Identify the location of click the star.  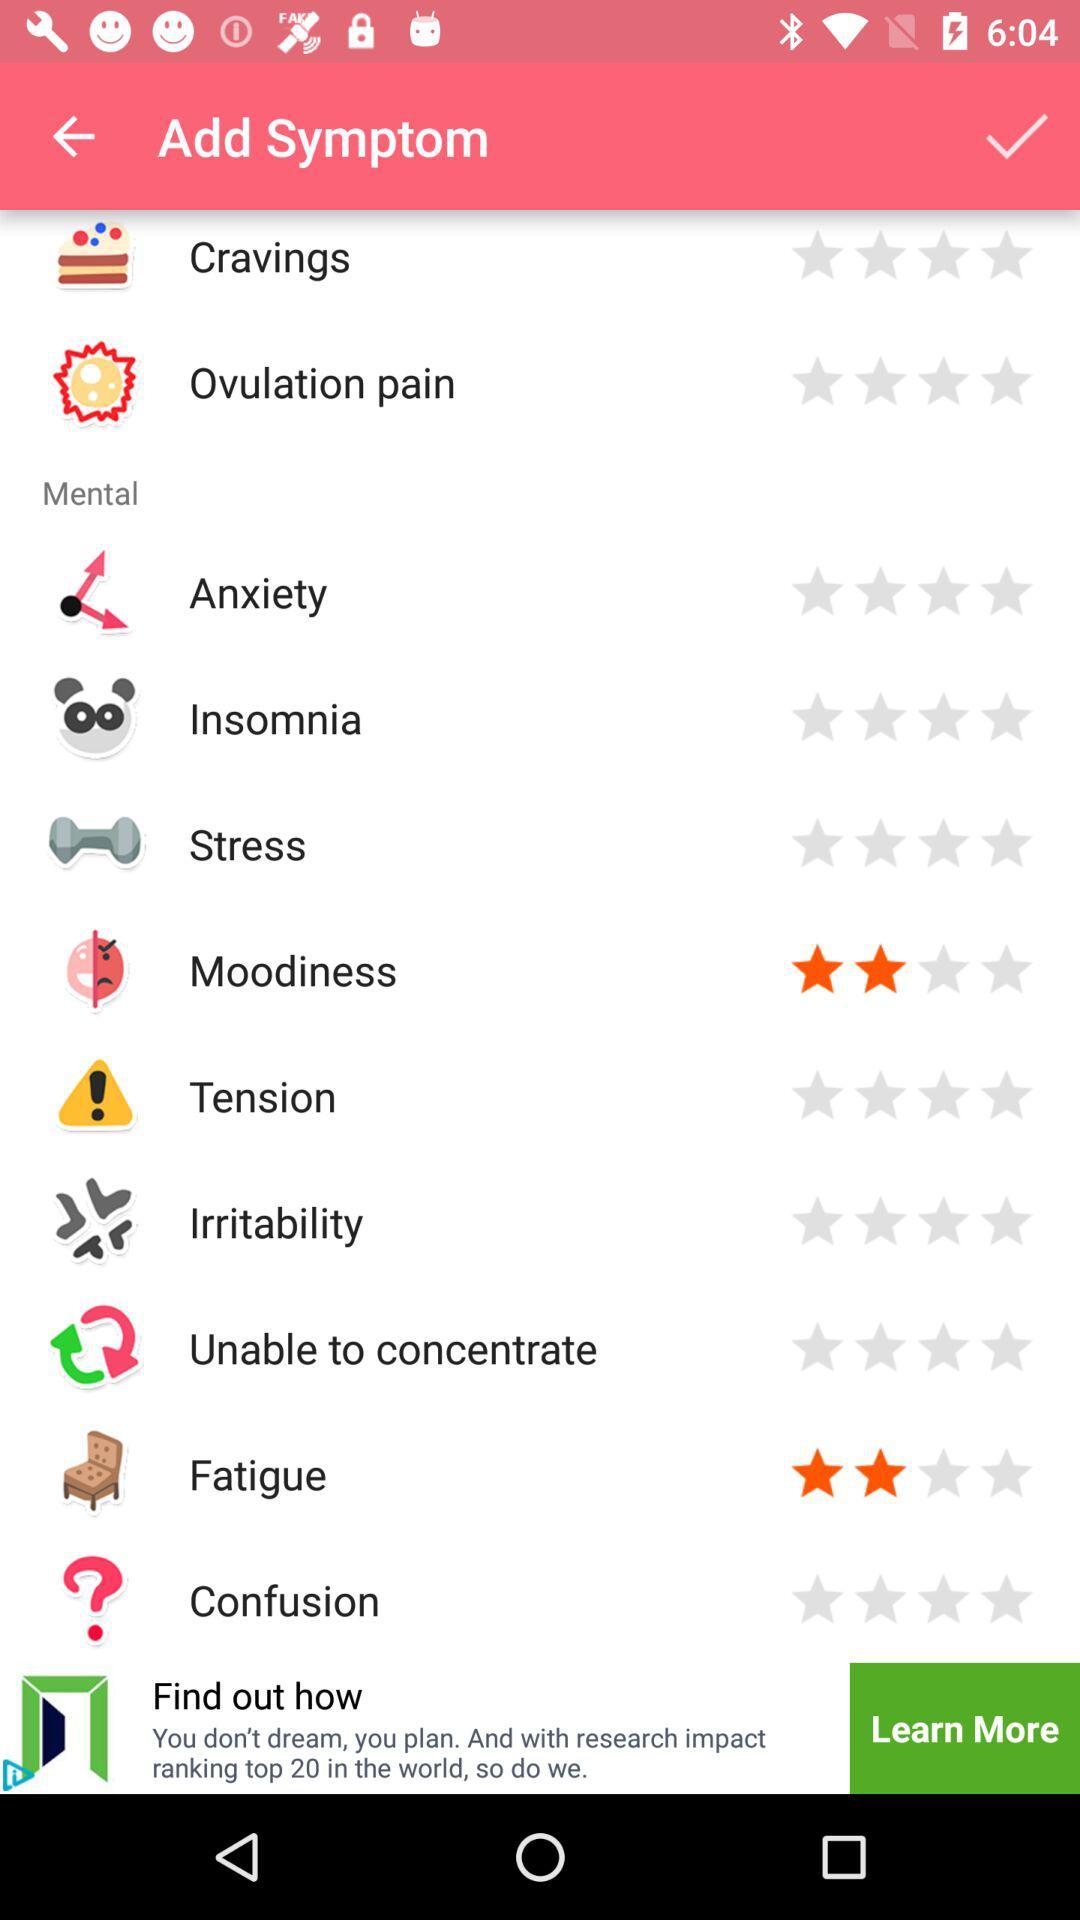
(879, 254).